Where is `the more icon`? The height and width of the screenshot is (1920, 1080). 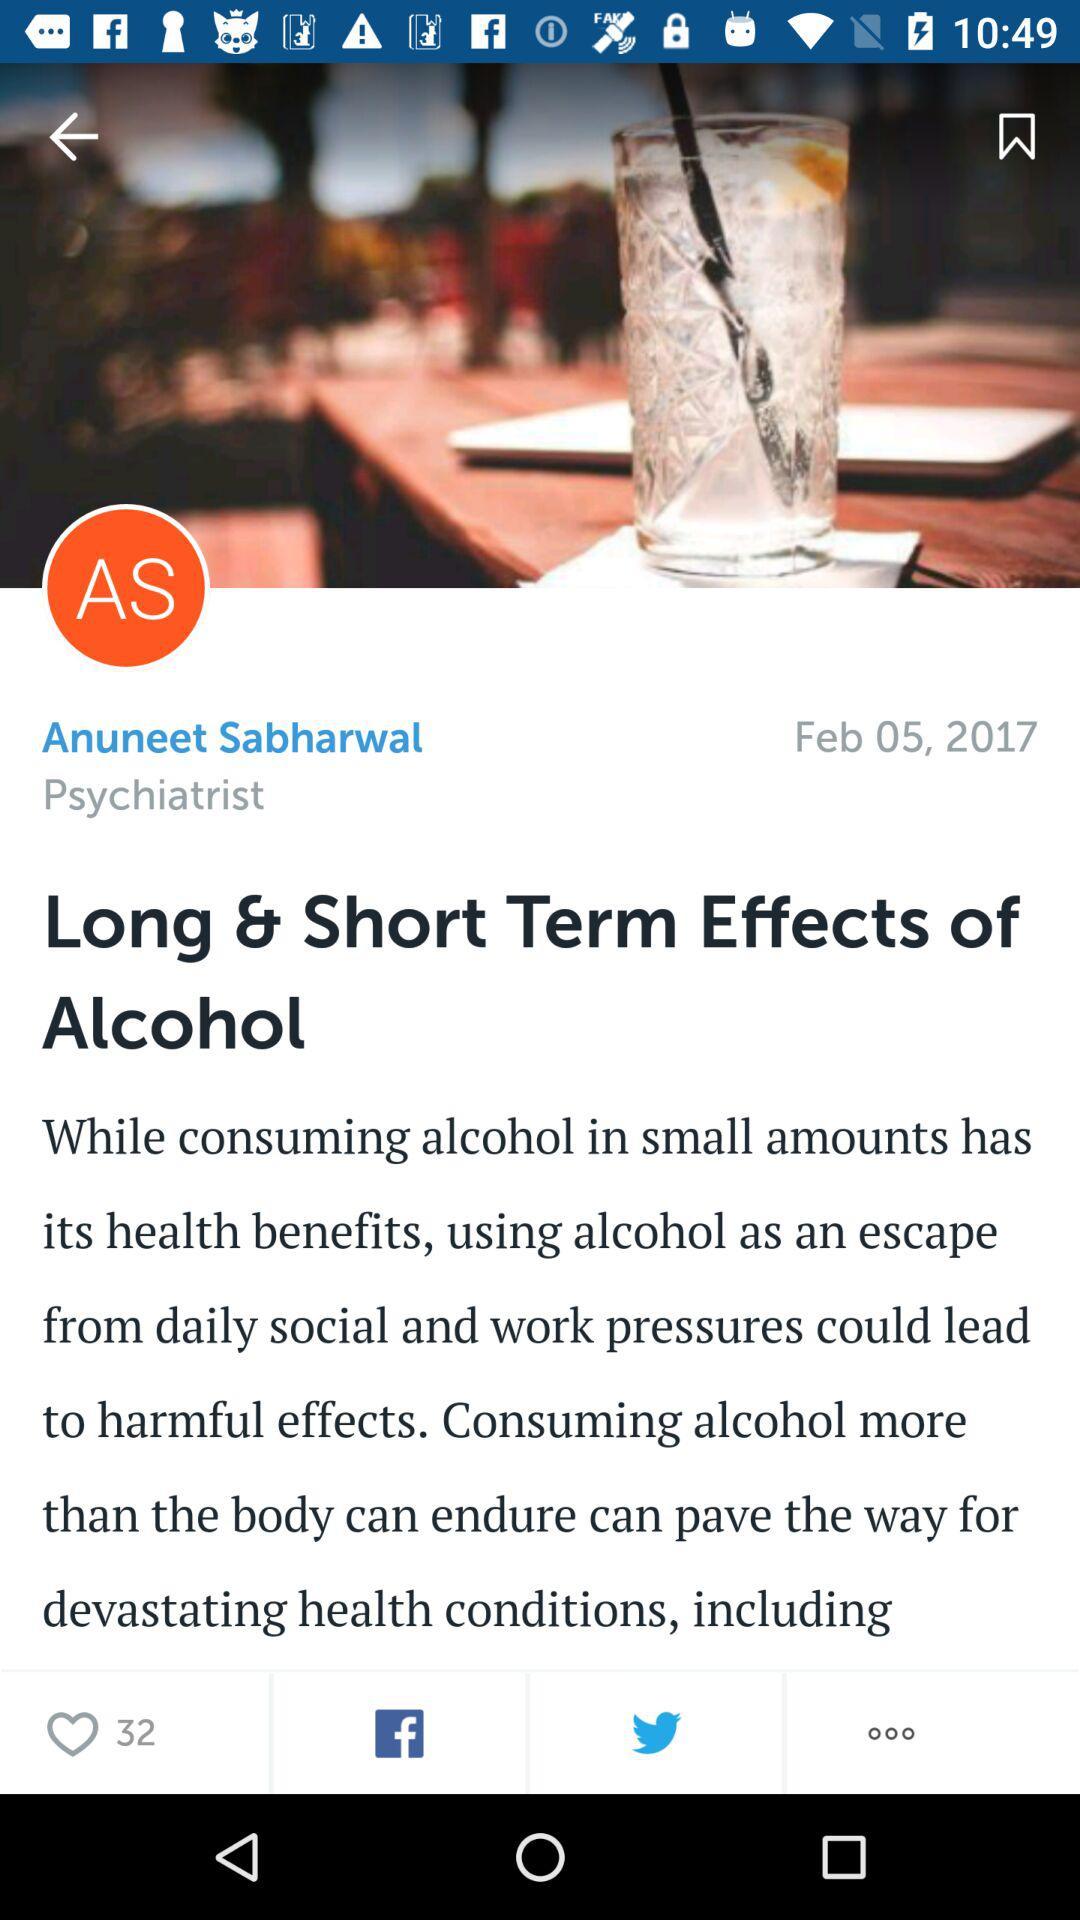 the more icon is located at coordinates (890, 1732).